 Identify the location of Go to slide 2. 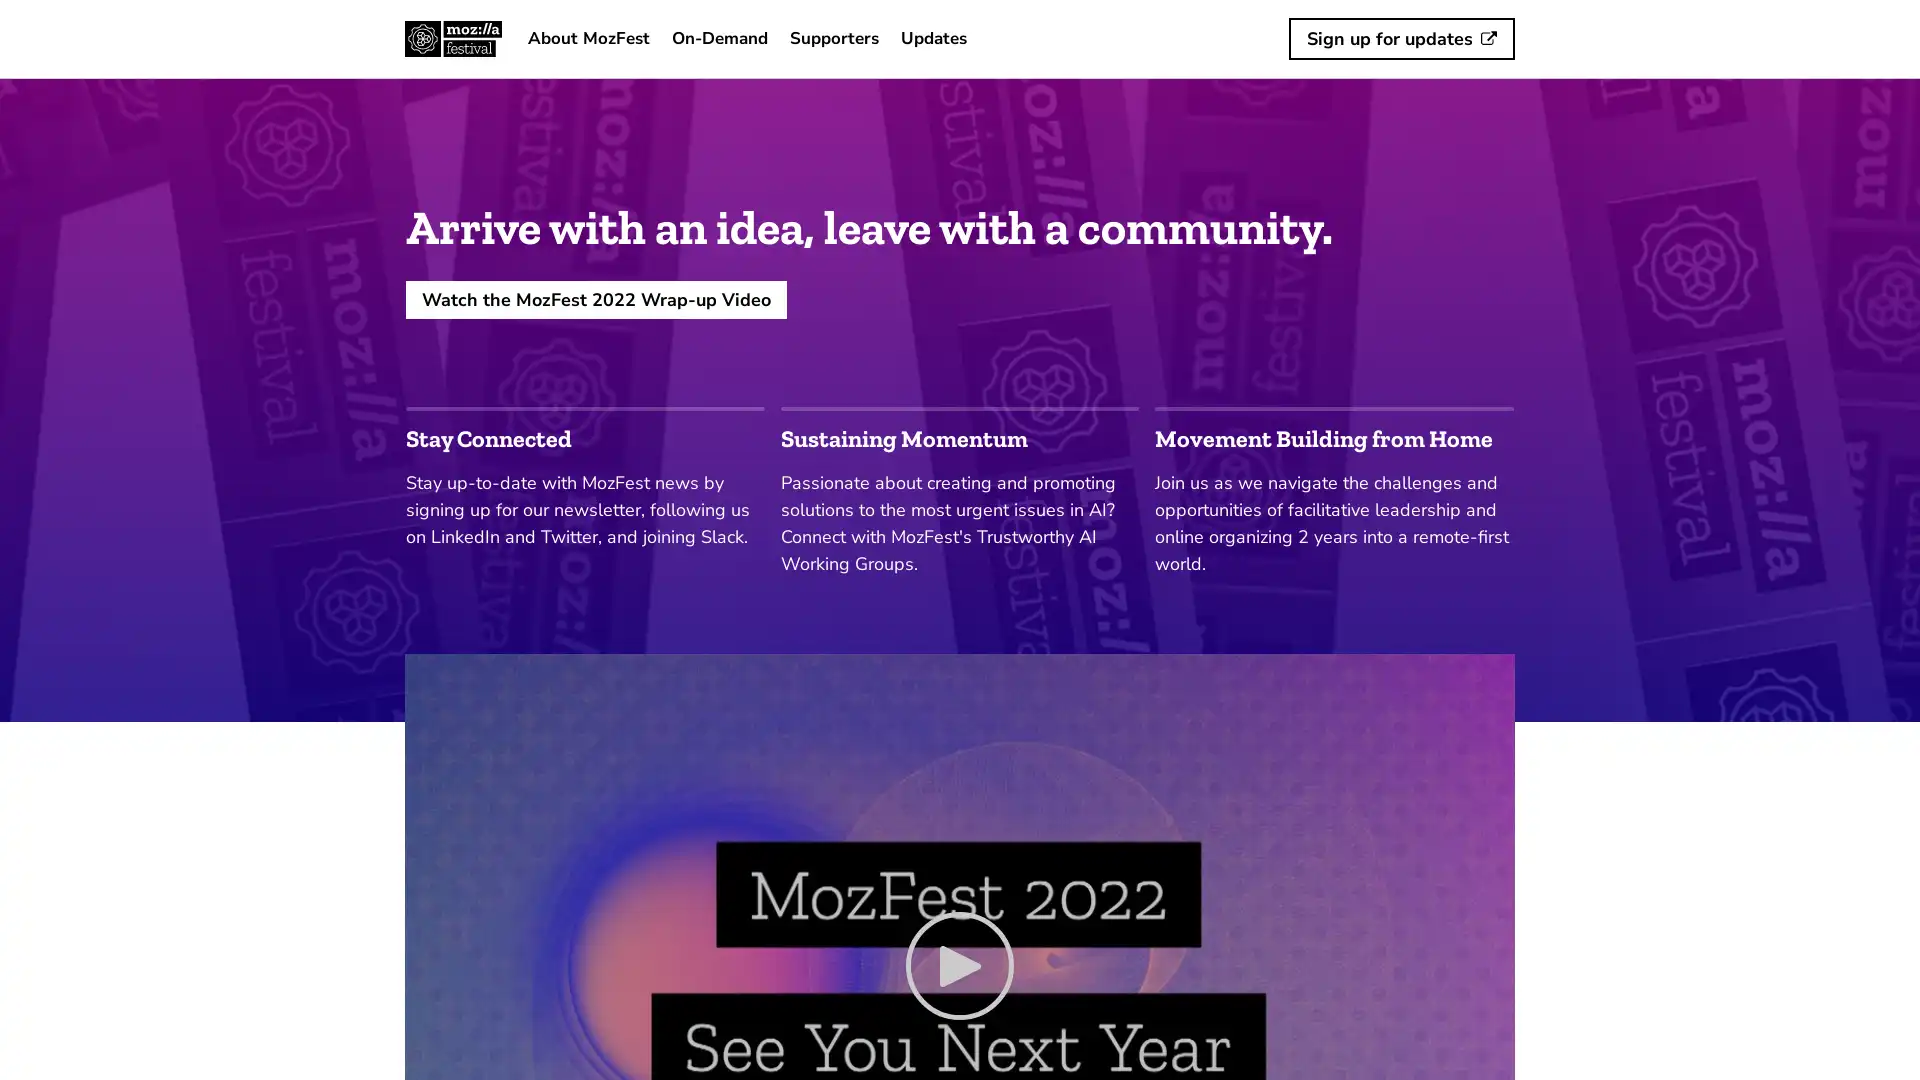
(958, 407).